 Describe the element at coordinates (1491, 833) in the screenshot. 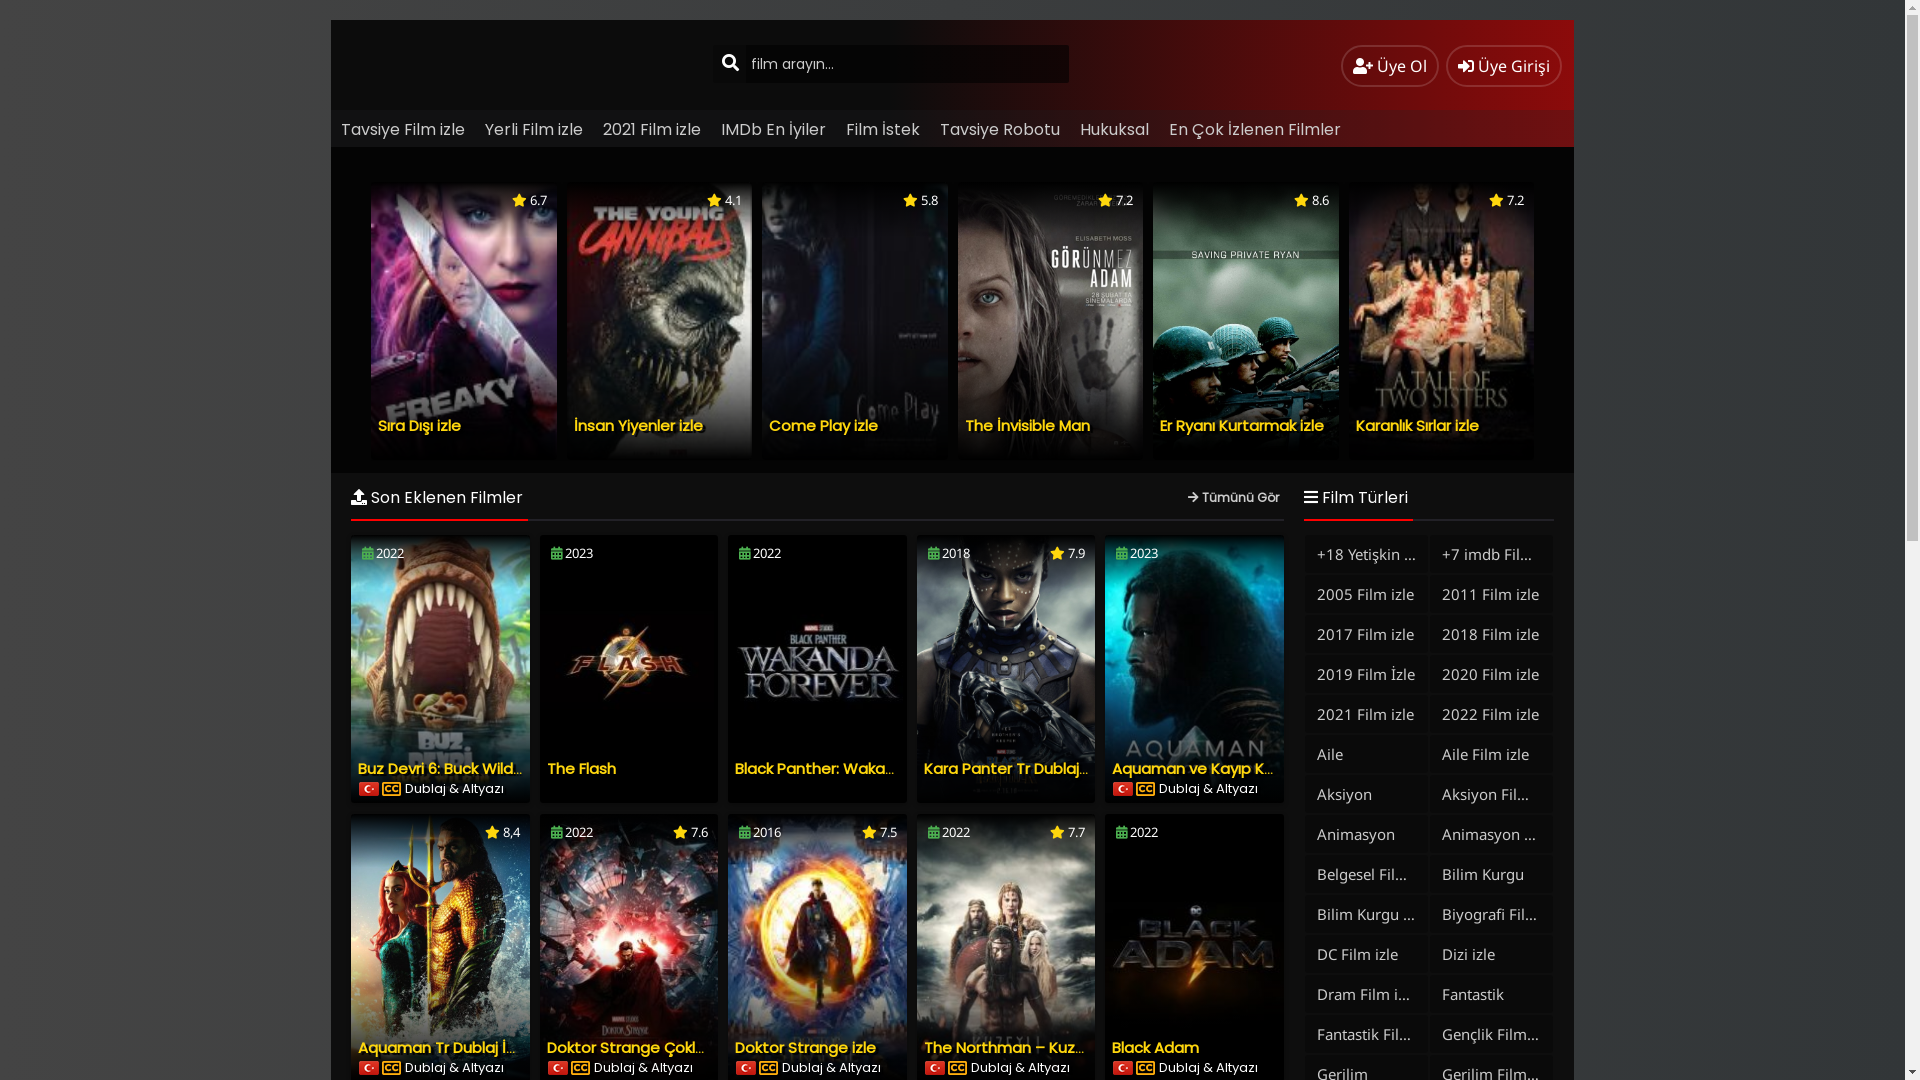

I see `'Animasyon Film izle'` at that location.